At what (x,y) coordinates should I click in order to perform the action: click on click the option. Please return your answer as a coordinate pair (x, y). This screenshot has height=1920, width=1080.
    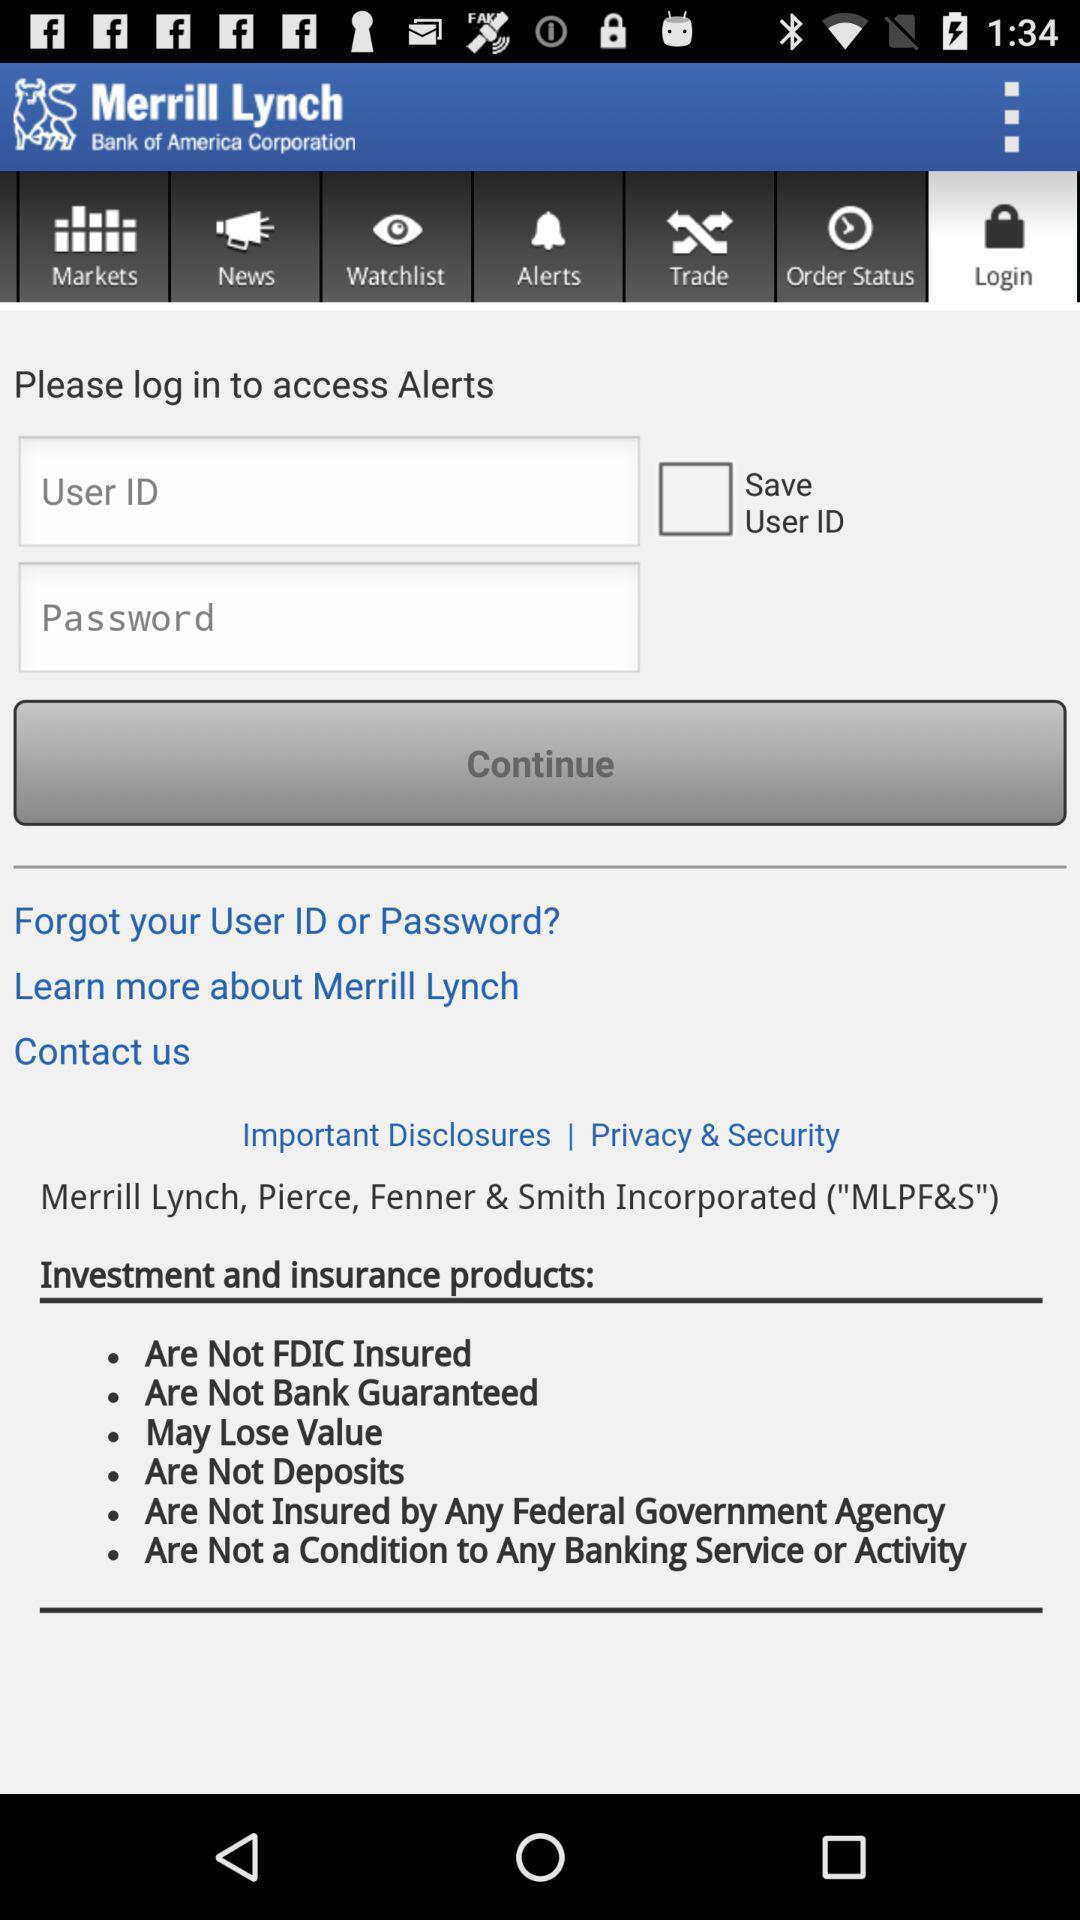
    Looking at the image, I should click on (693, 497).